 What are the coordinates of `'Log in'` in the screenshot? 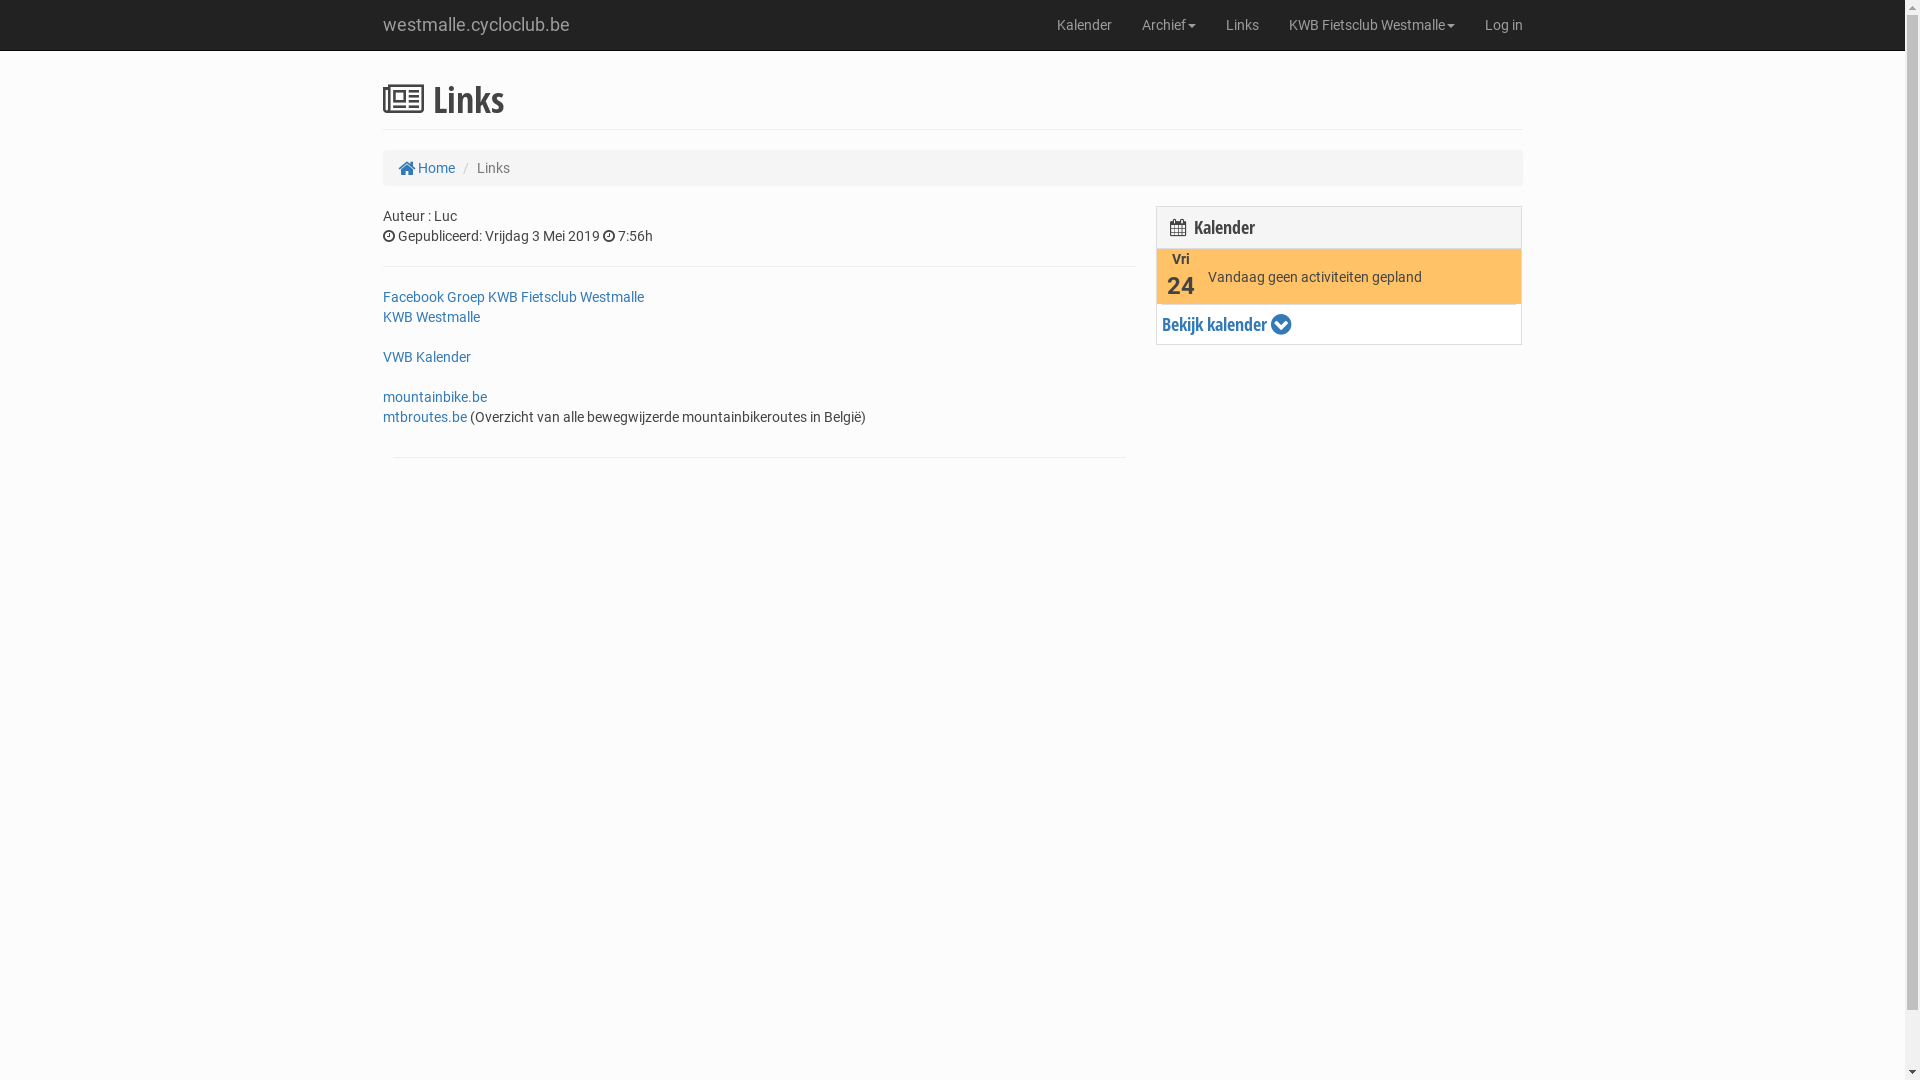 It's located at (1503, 24).